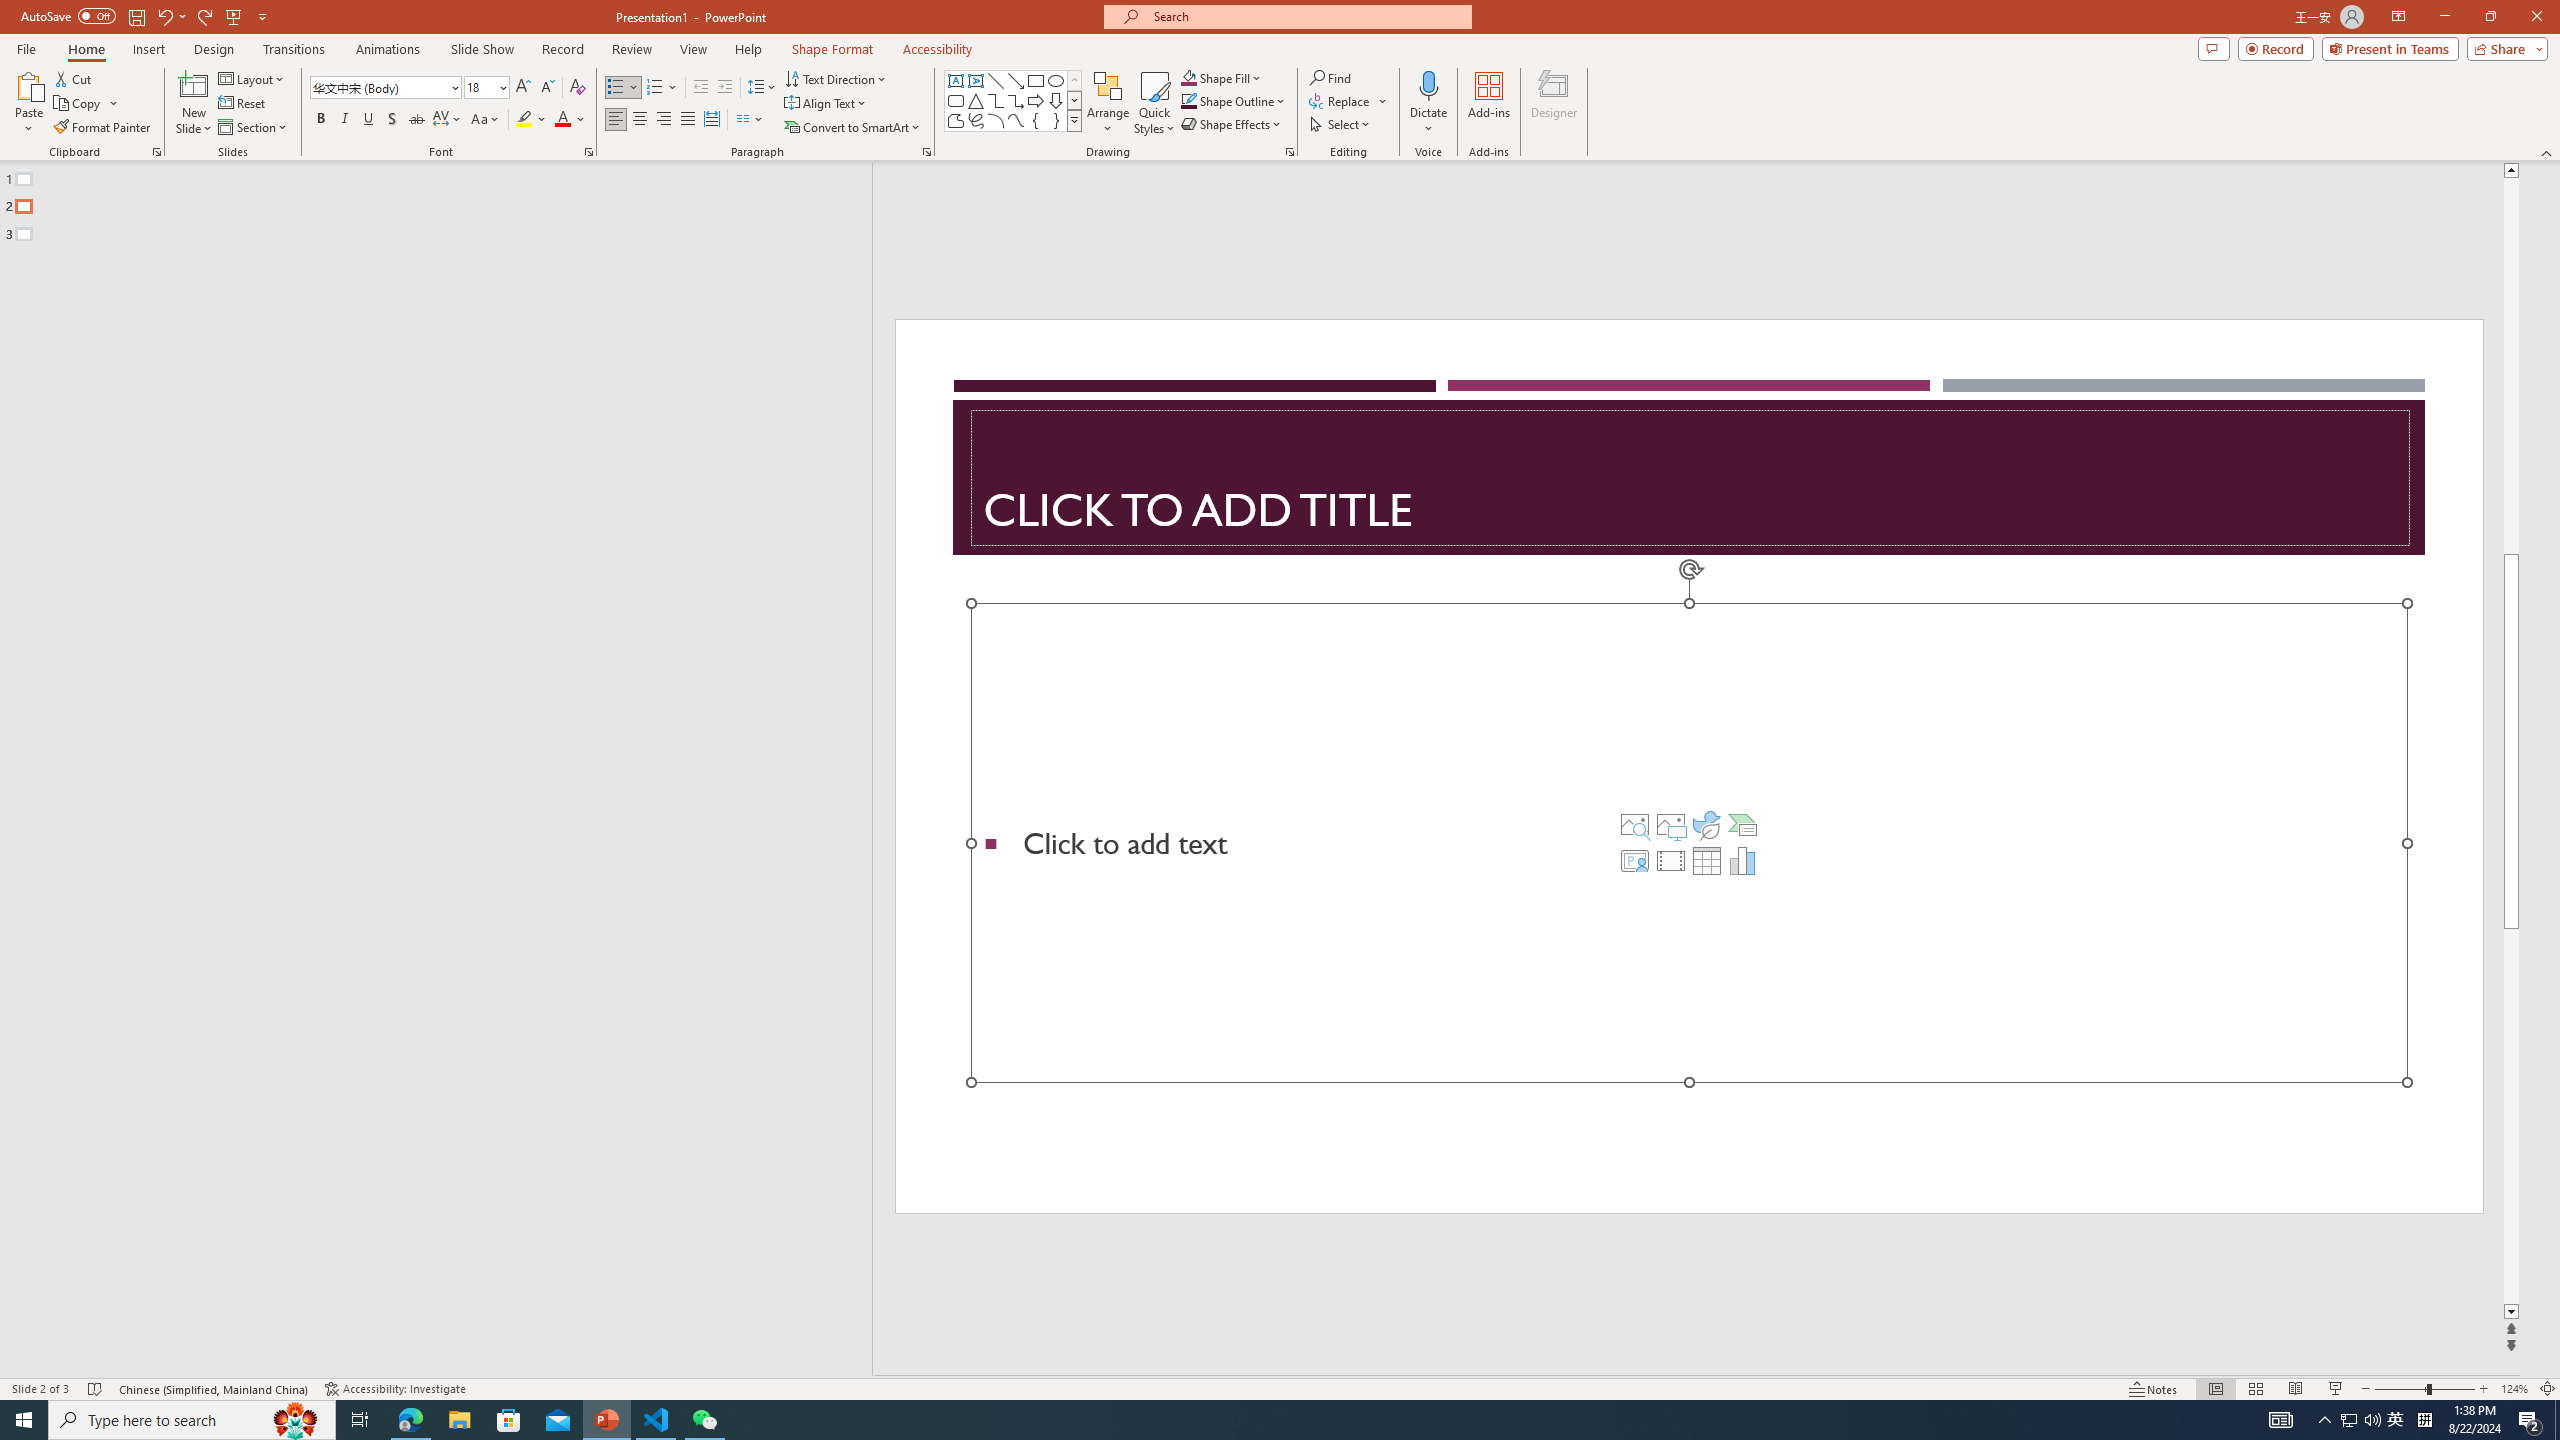  I want to click on 'Stock Images', so click(1634, 824).